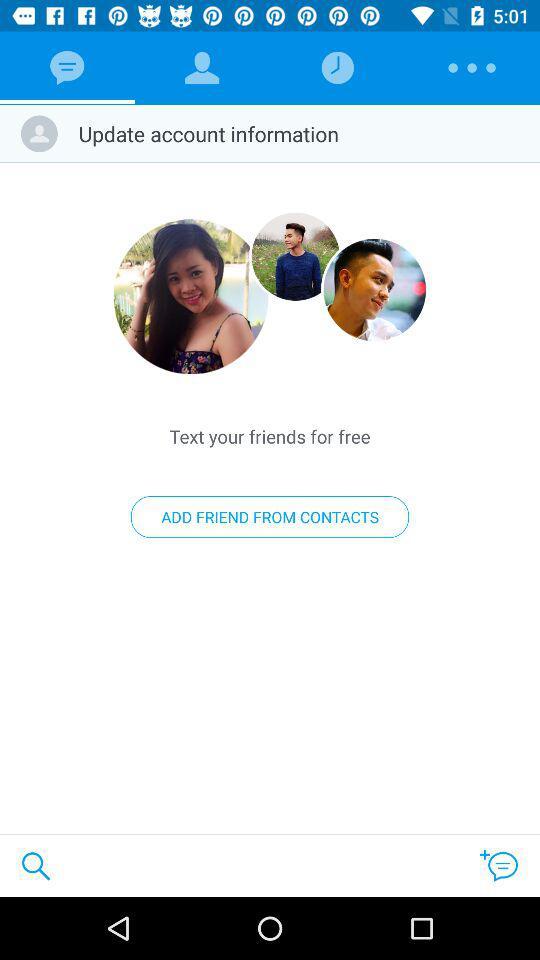  Describe the element at coordinates (270, 516) in the screenshot. I see `the add friend from item` at that location.